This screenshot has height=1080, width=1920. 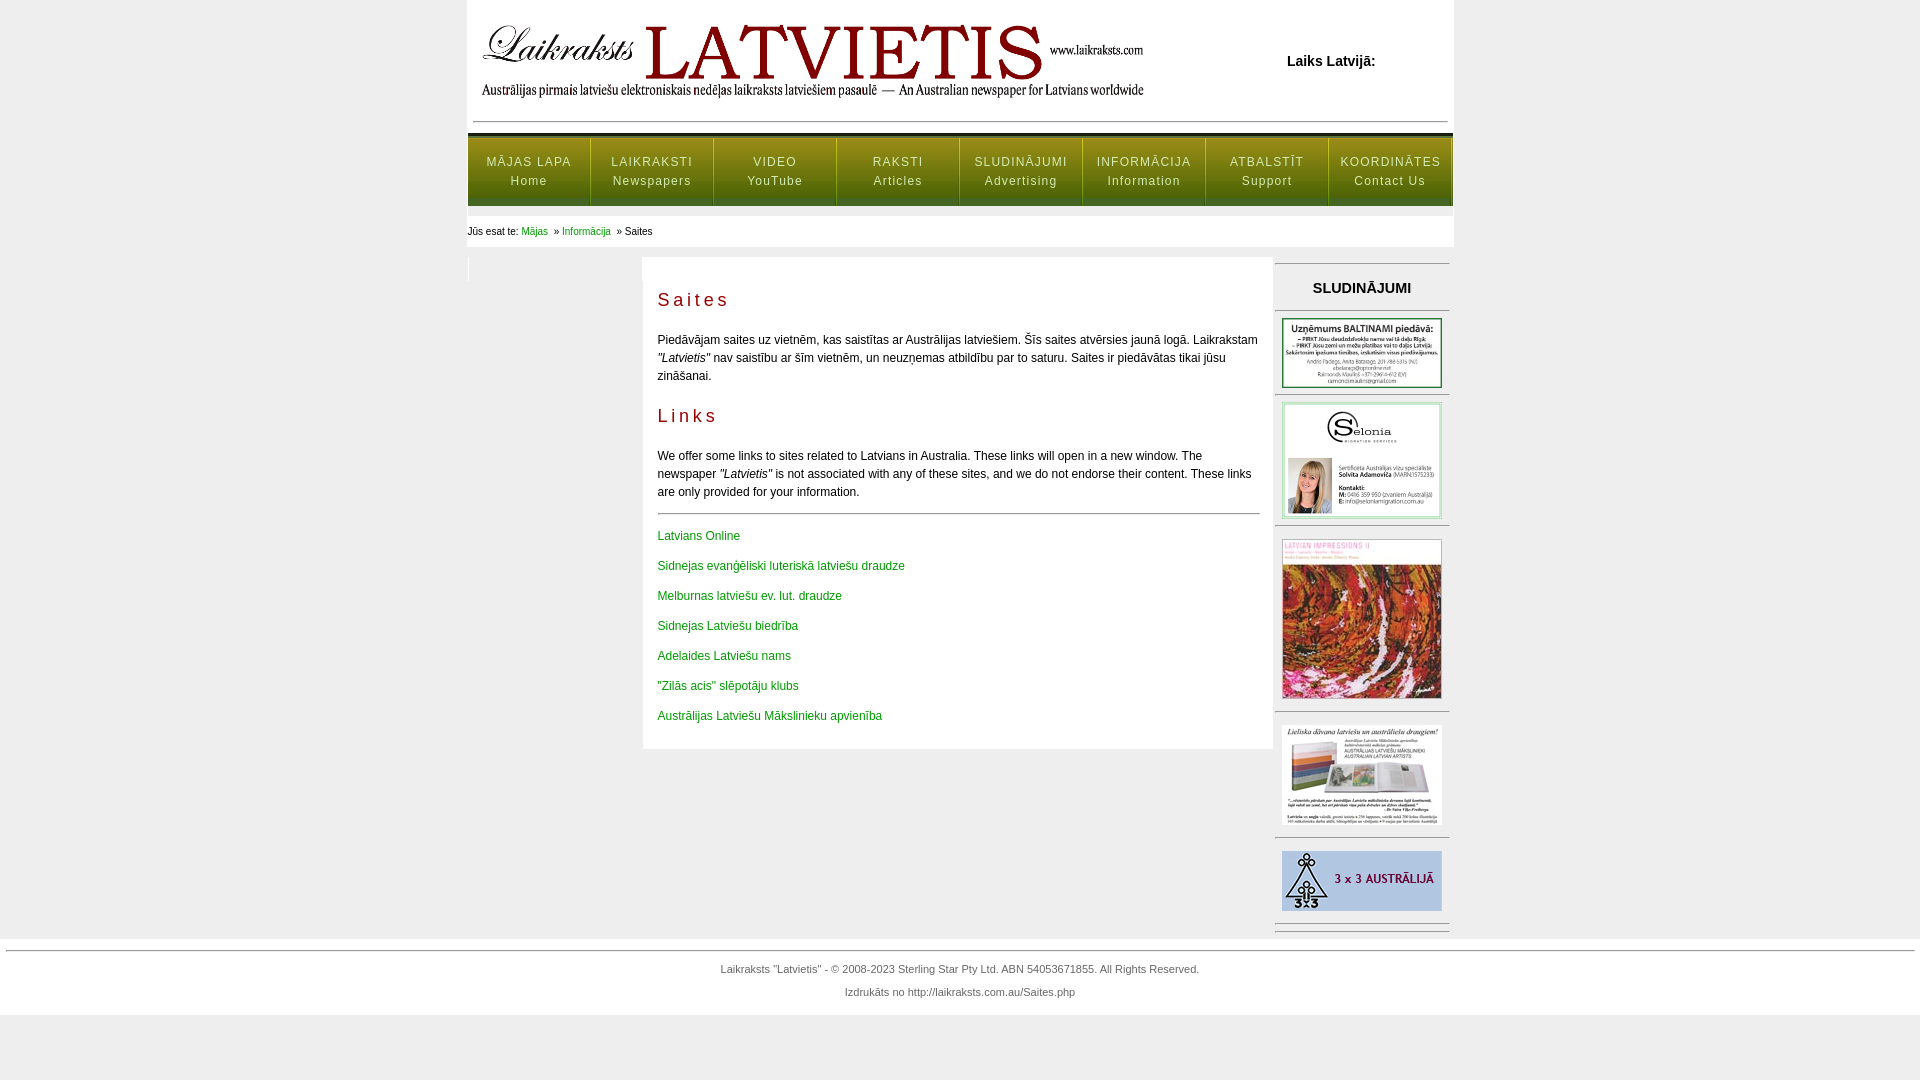 I want to click on 'LAIKRAKSTI, so click(x=651, y=171).